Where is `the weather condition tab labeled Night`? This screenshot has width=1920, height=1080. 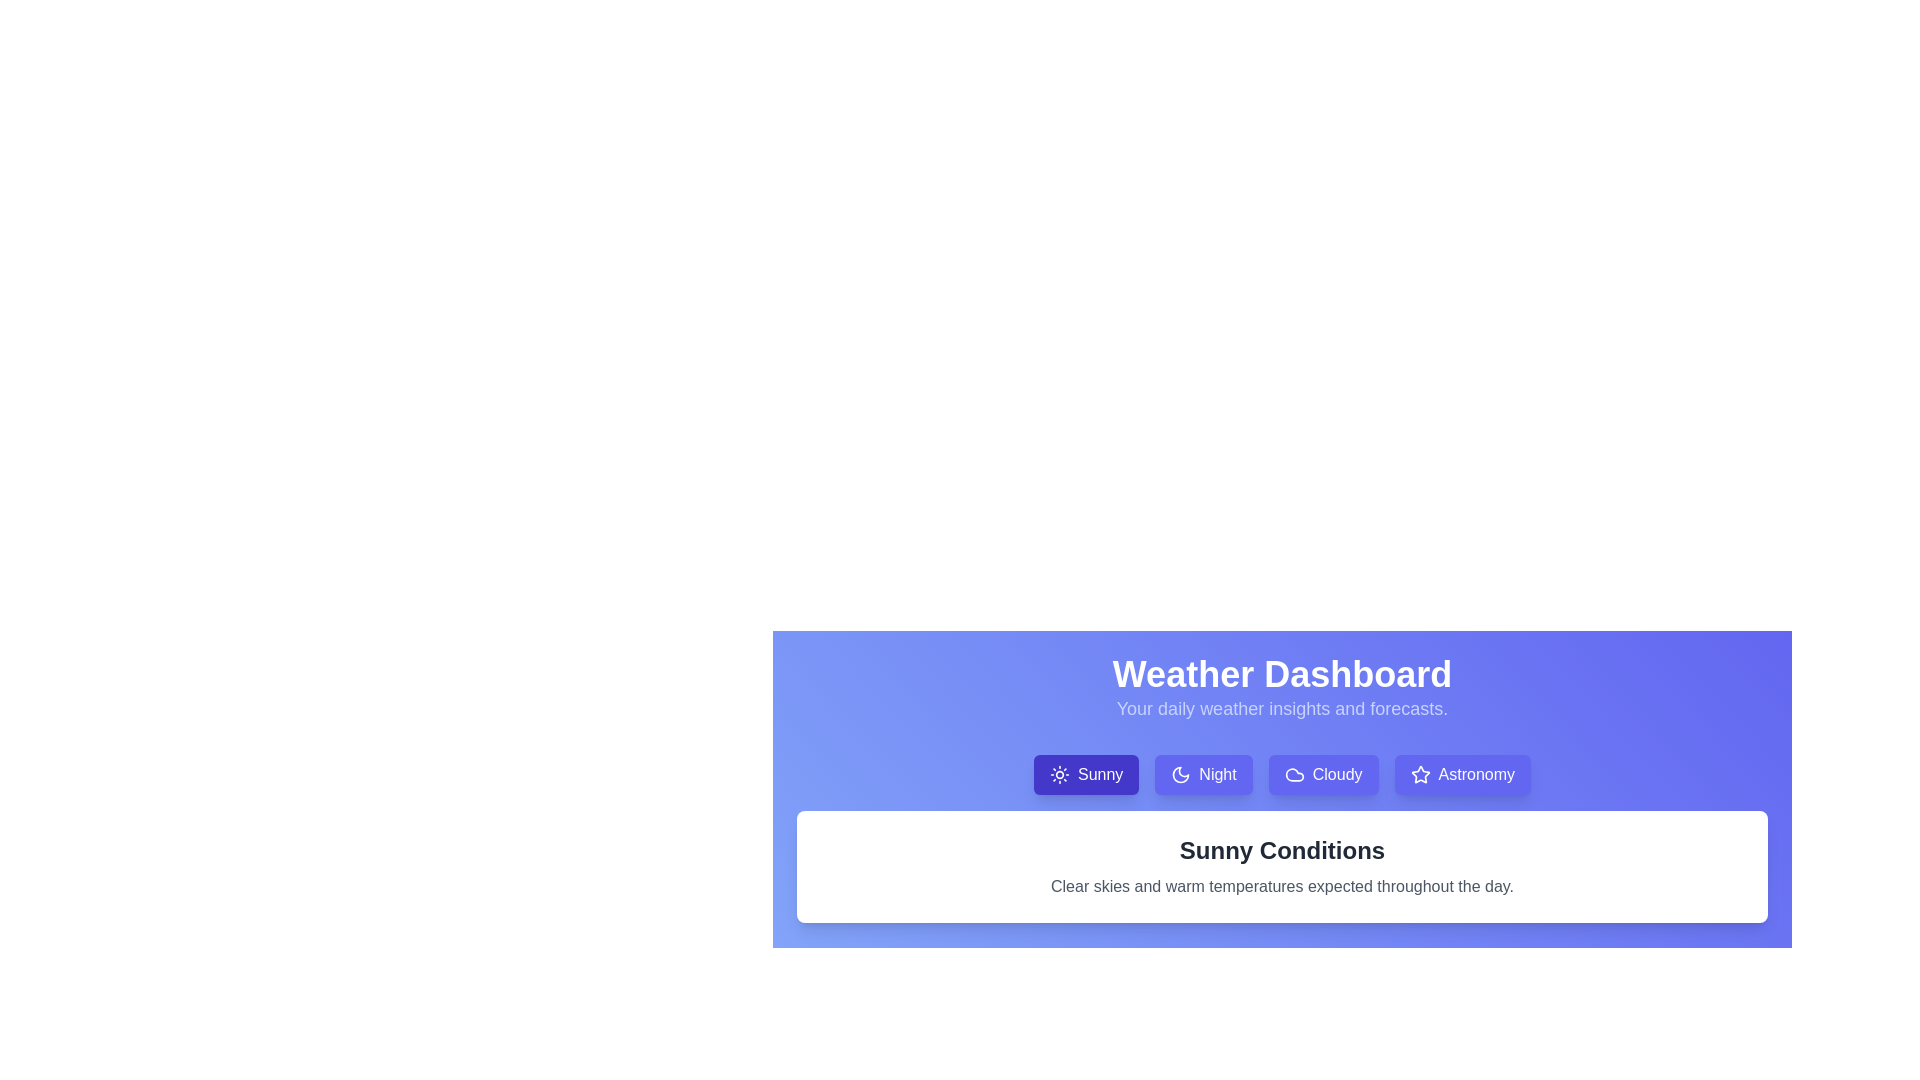 the weather condition tab labeled Night is located at coordinates (1203, 774).